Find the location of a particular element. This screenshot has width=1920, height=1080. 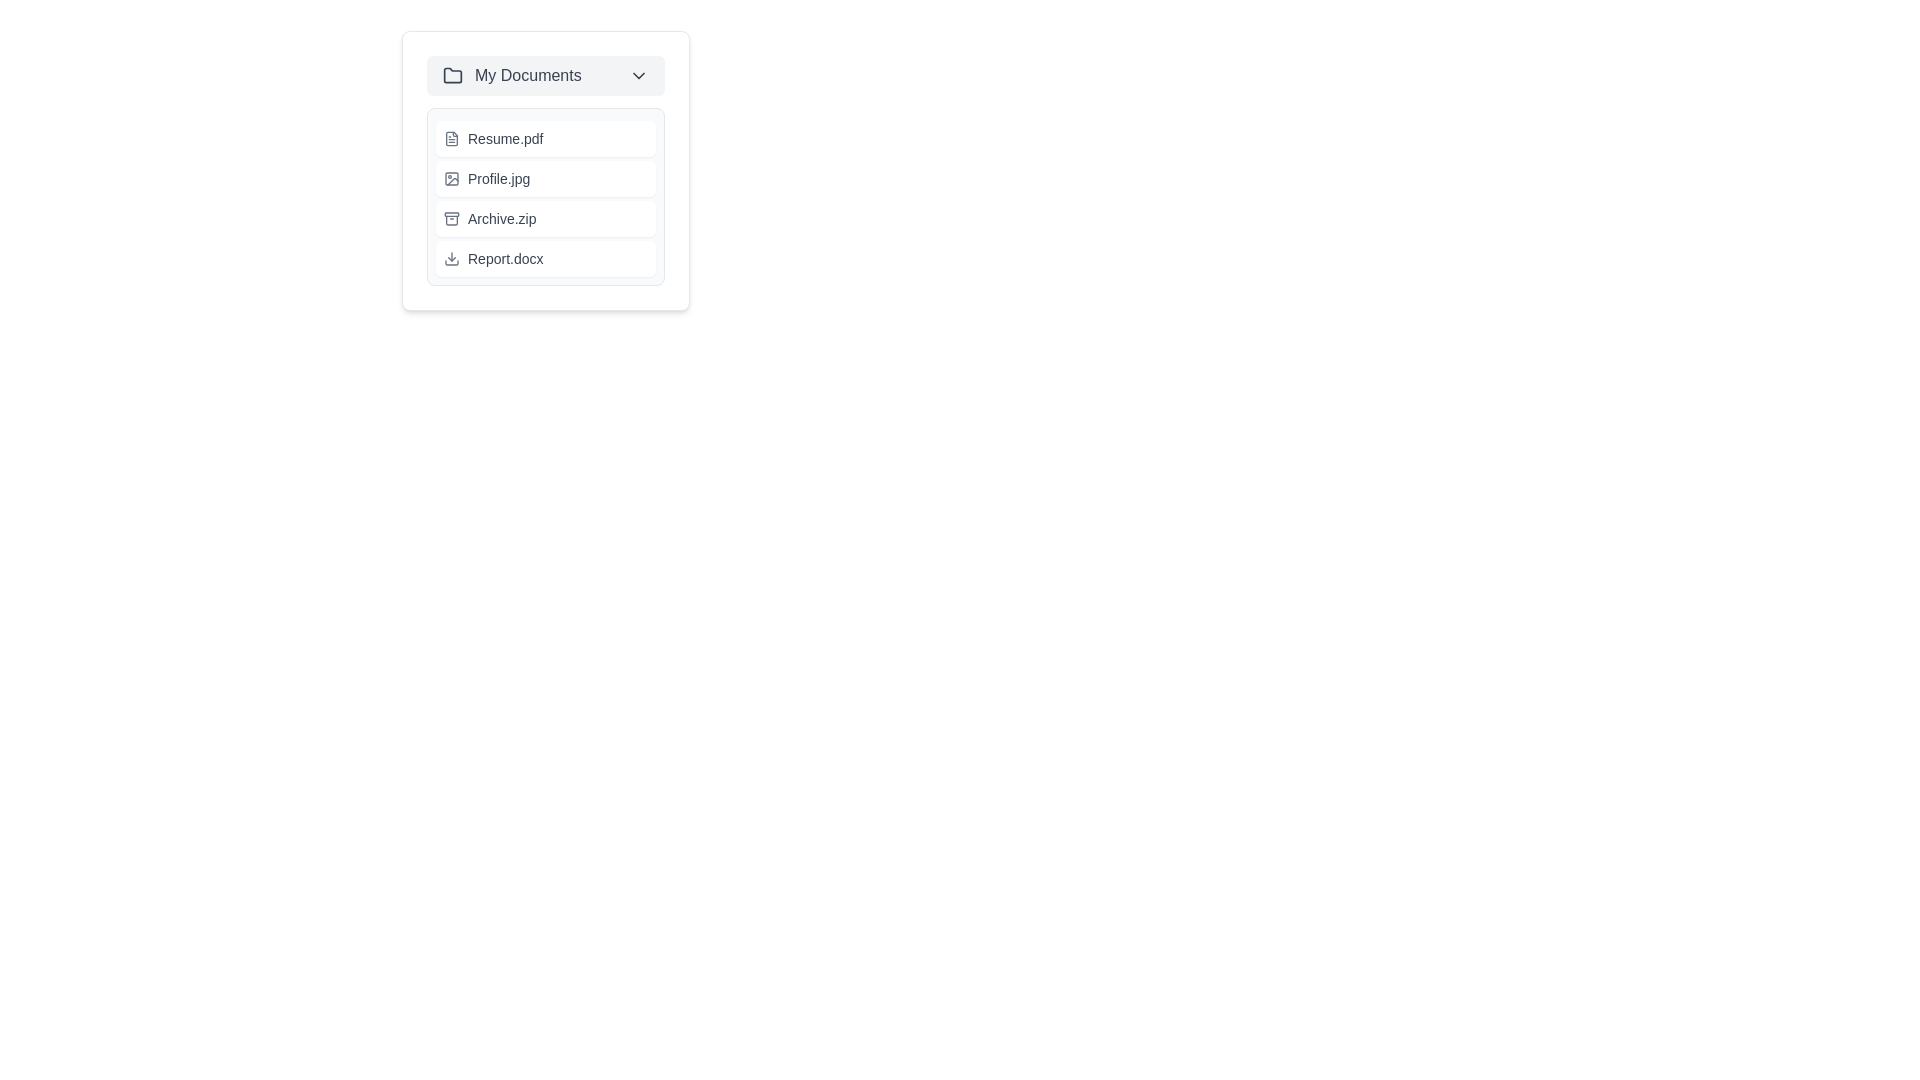

the folder icon located in the header bar of the 'My Documents' section, positioned immediately to the left of the text 'My Documents' is located at coordinates (451, 75).